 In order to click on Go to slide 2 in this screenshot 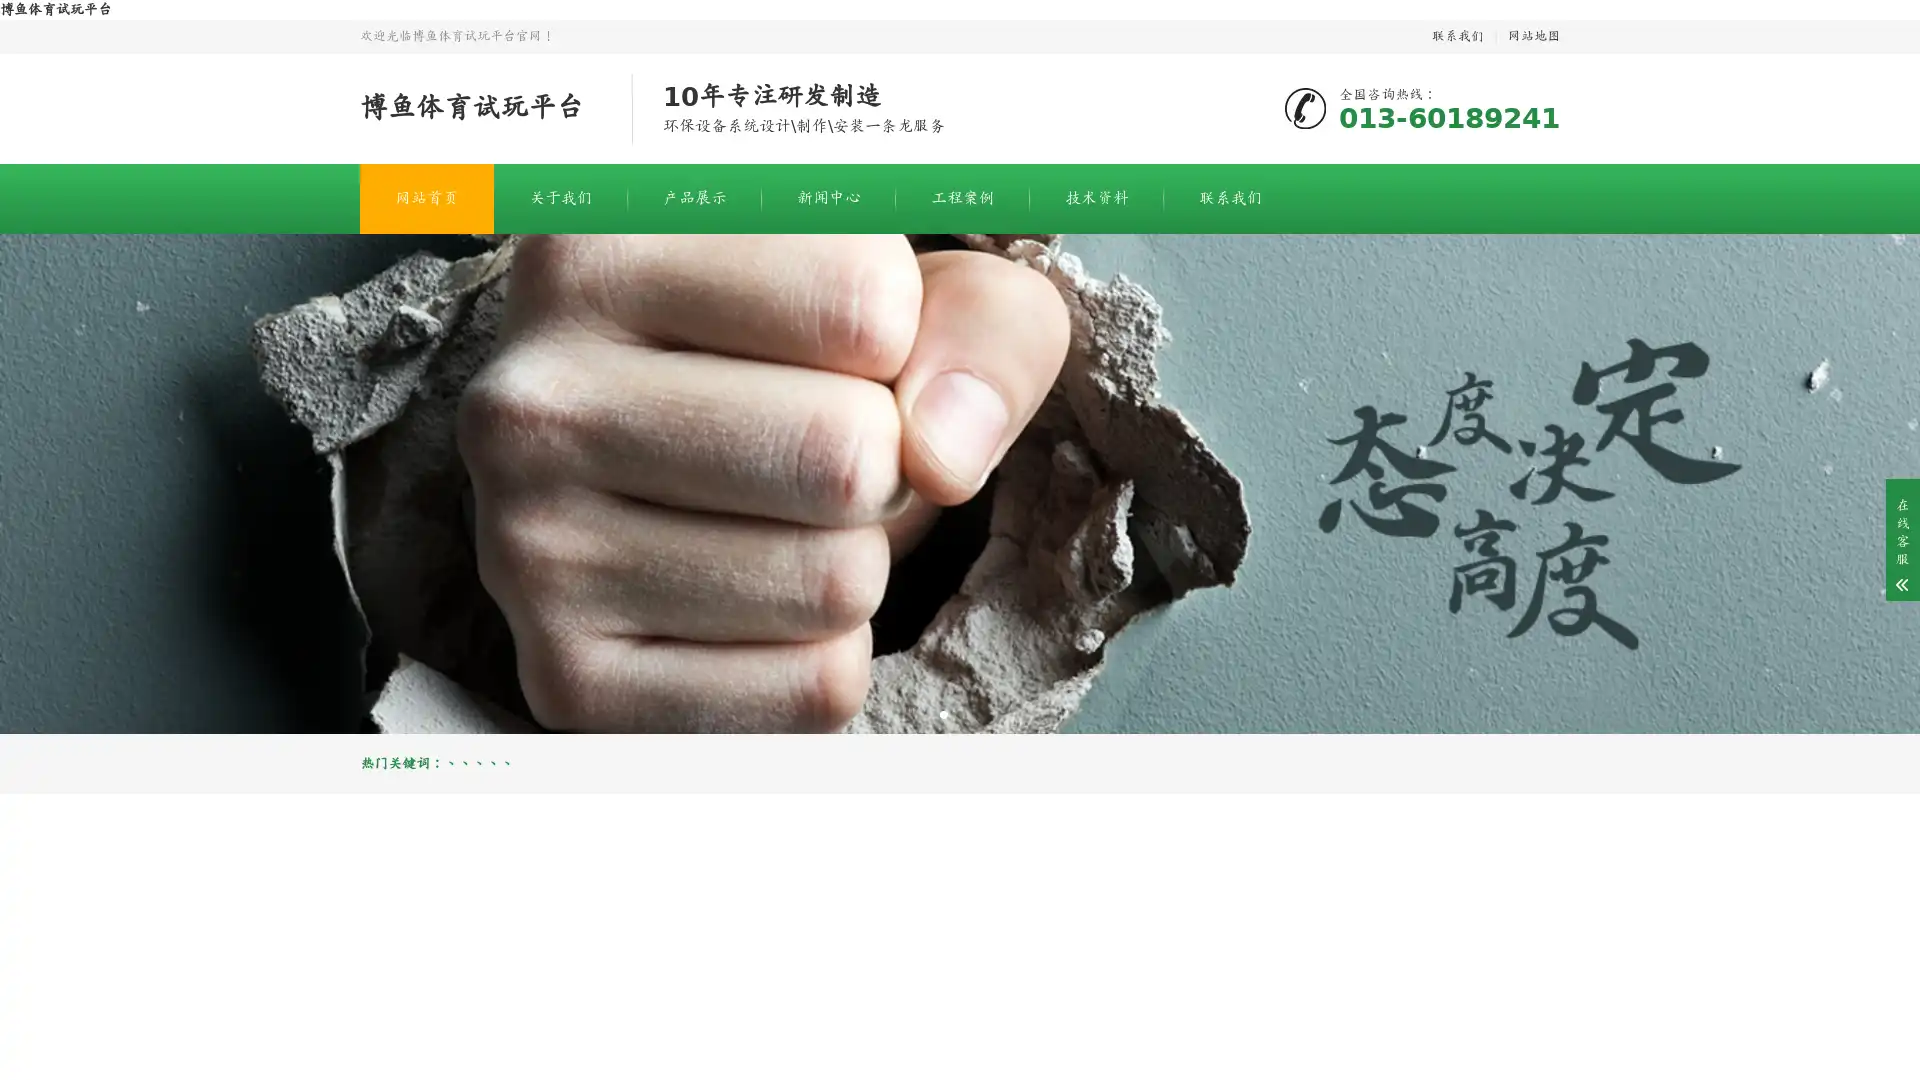, I will do `click(960, 713)`.